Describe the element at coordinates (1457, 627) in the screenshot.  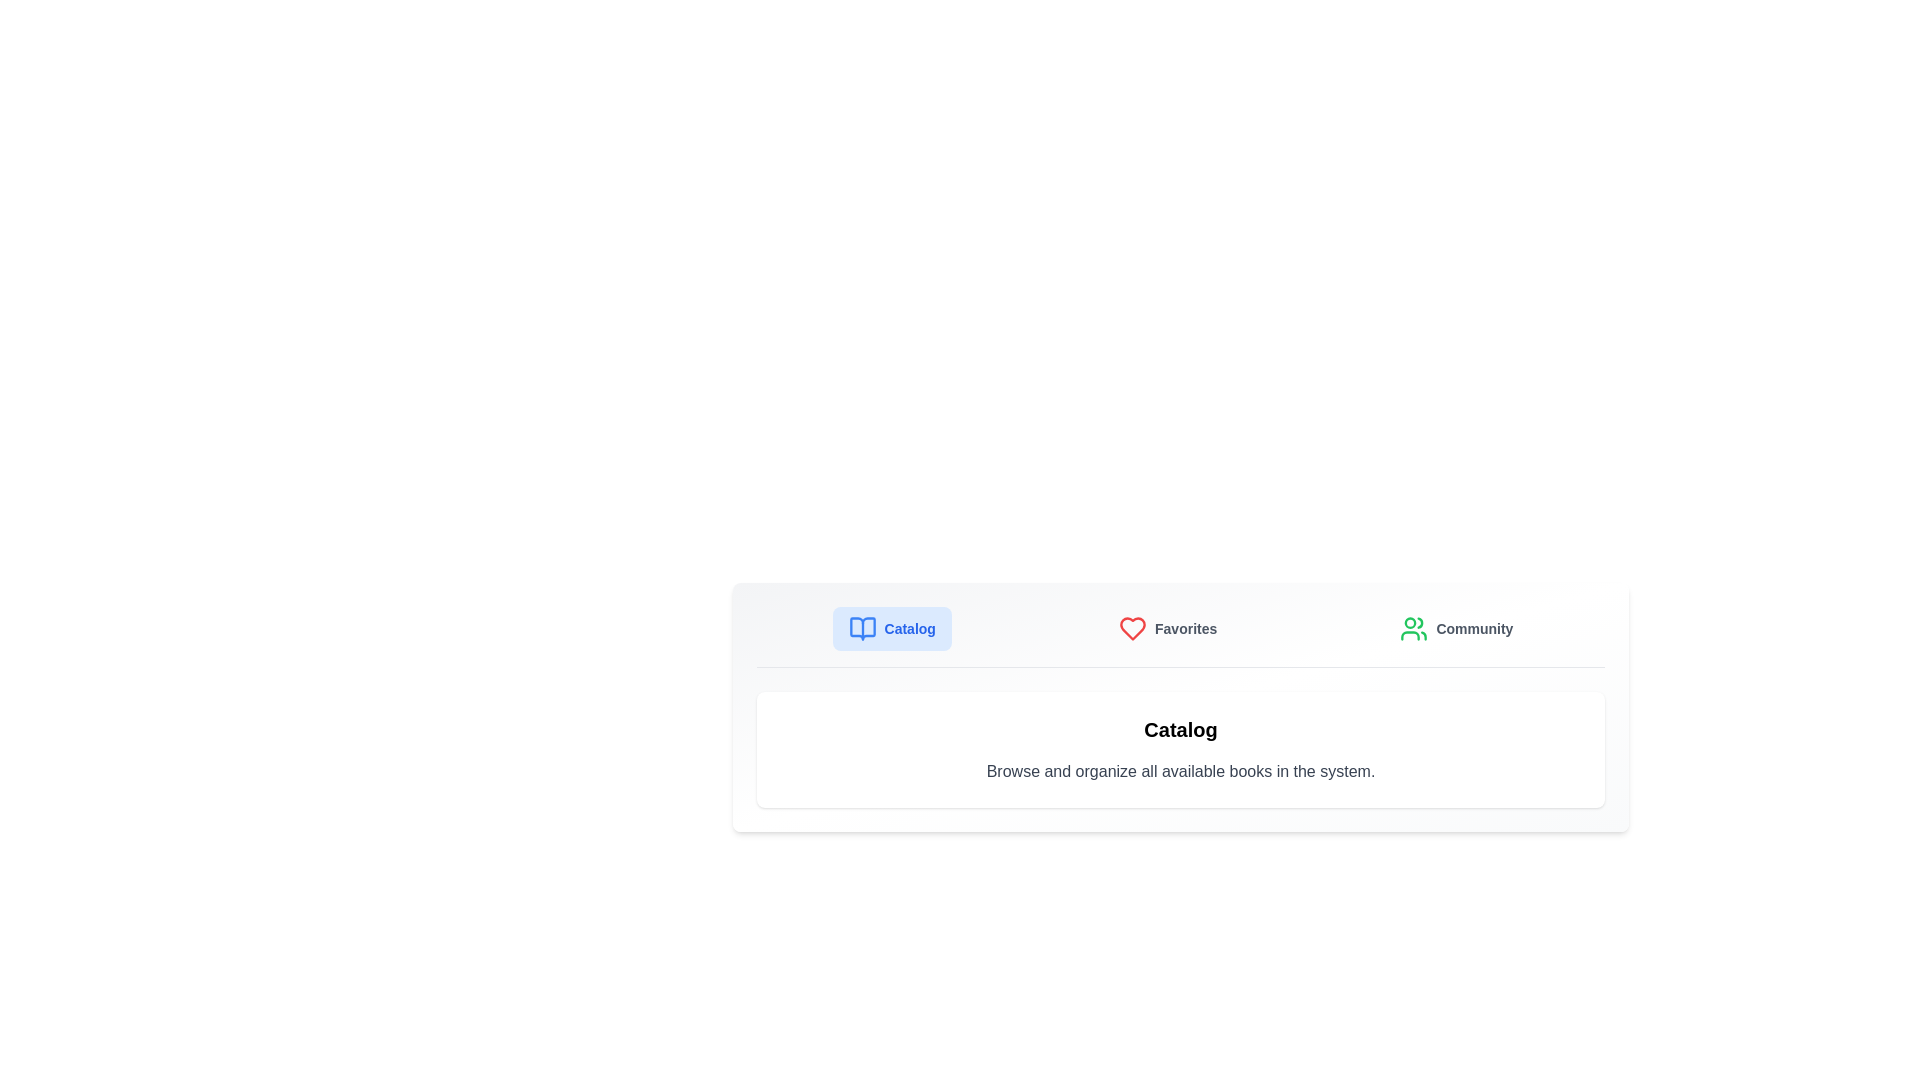
I see `the Community tab by clicking on its button` at that location.